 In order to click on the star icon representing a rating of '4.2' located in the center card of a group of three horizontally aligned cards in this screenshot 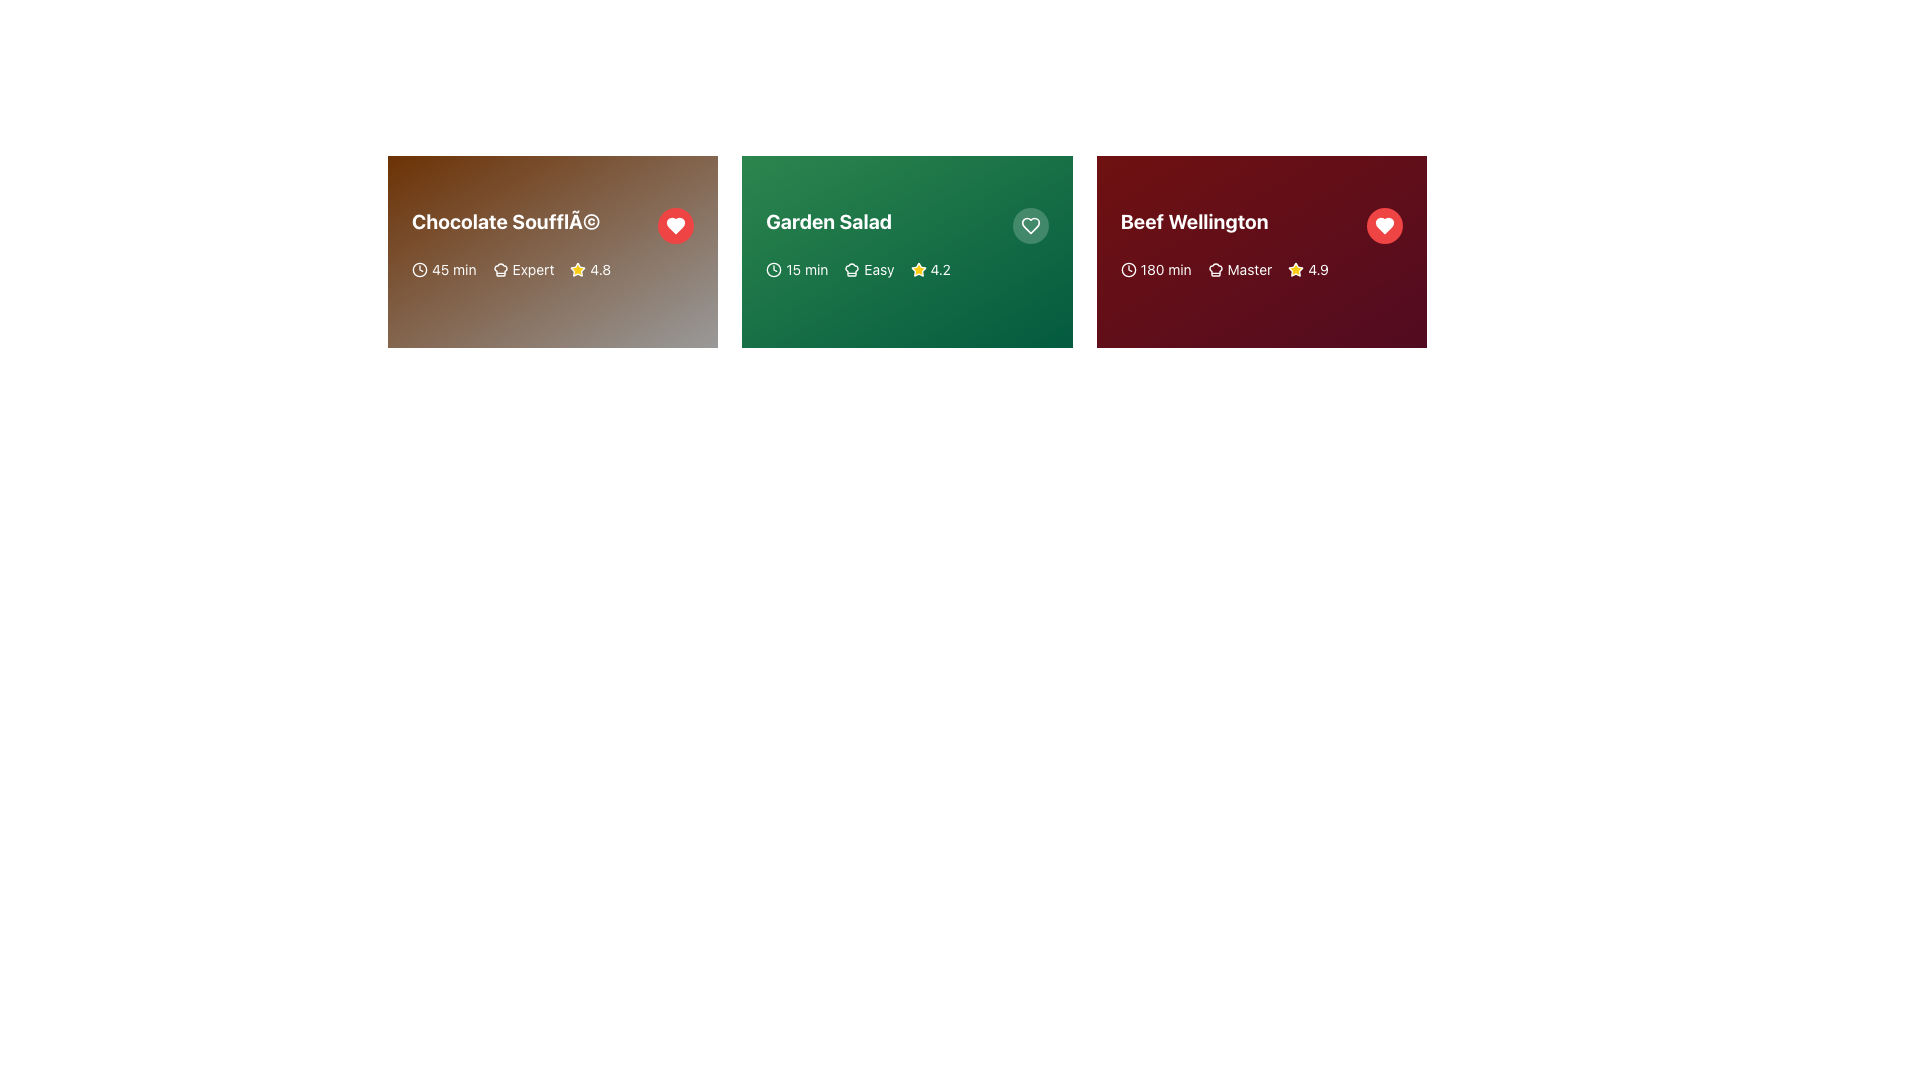, I will do `click(917, 270)`.